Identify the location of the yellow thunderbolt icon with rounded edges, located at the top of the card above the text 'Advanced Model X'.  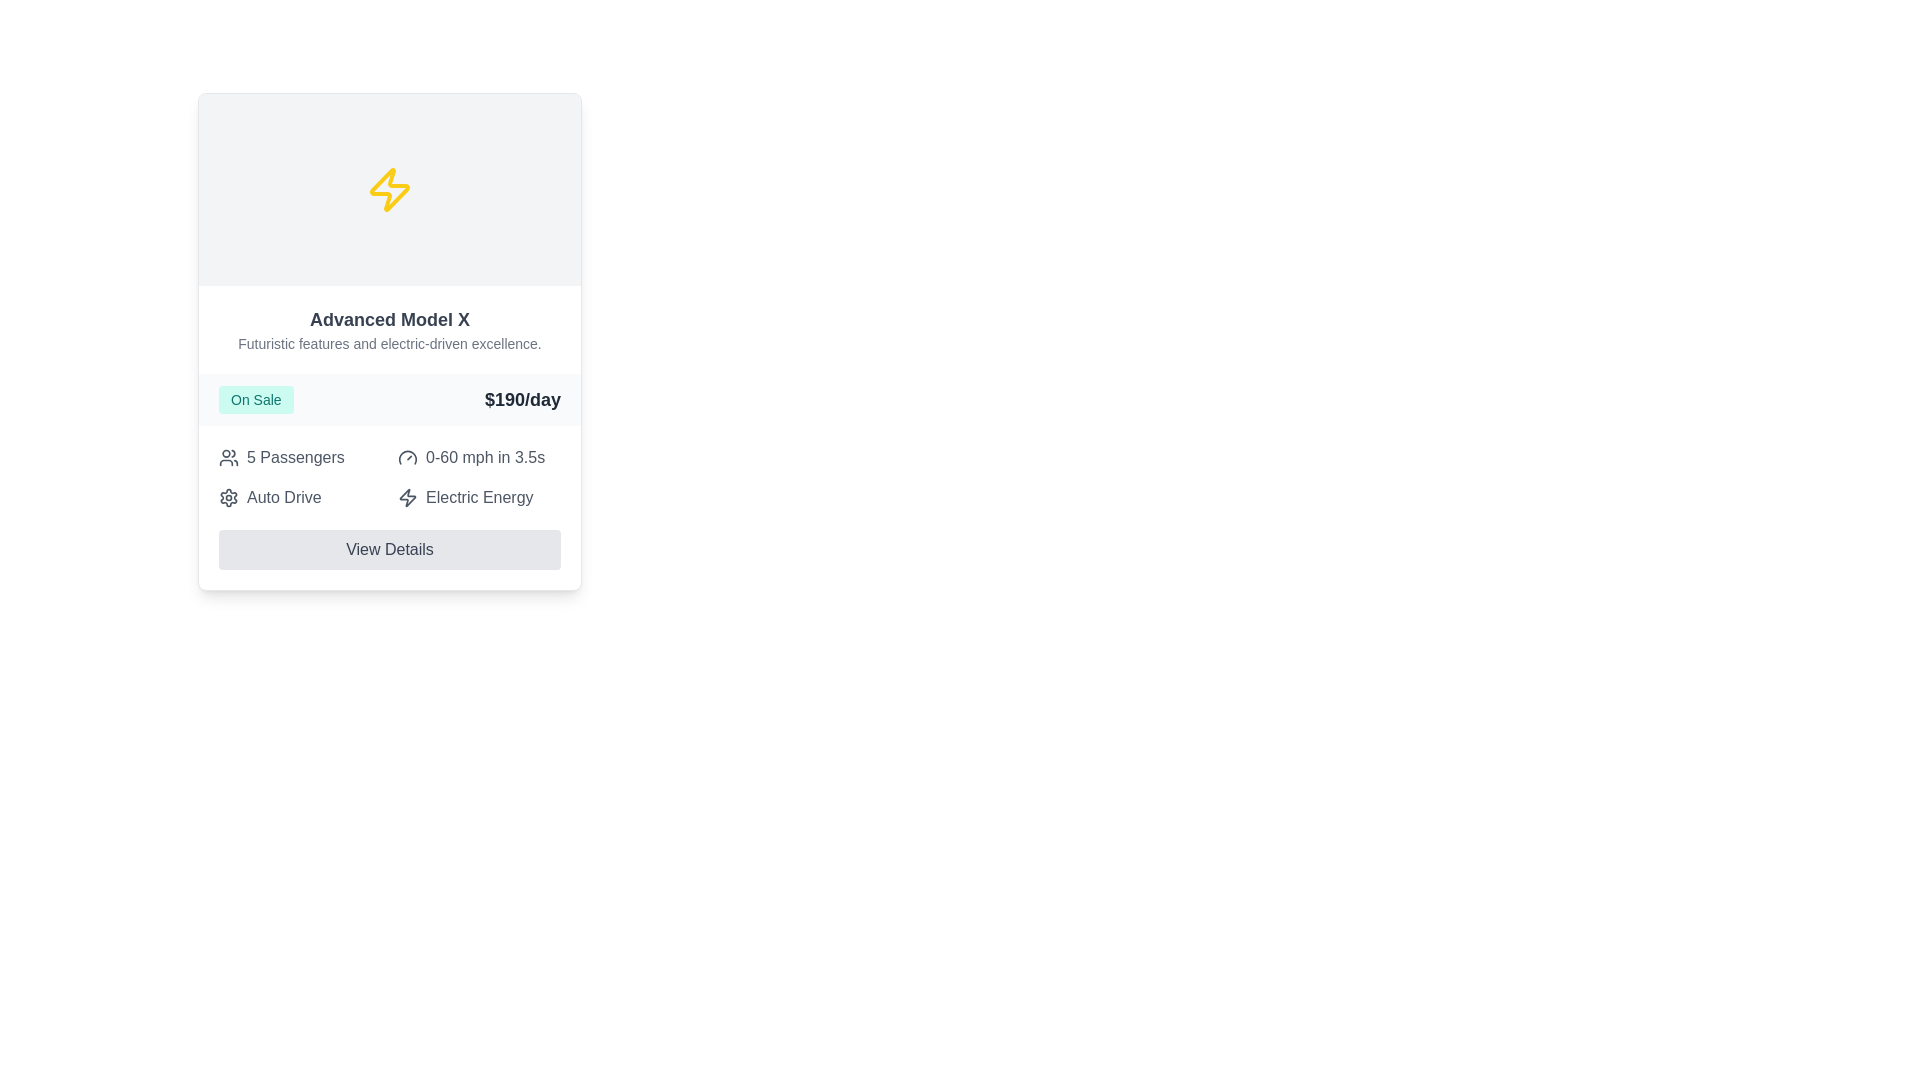
(389, 189).